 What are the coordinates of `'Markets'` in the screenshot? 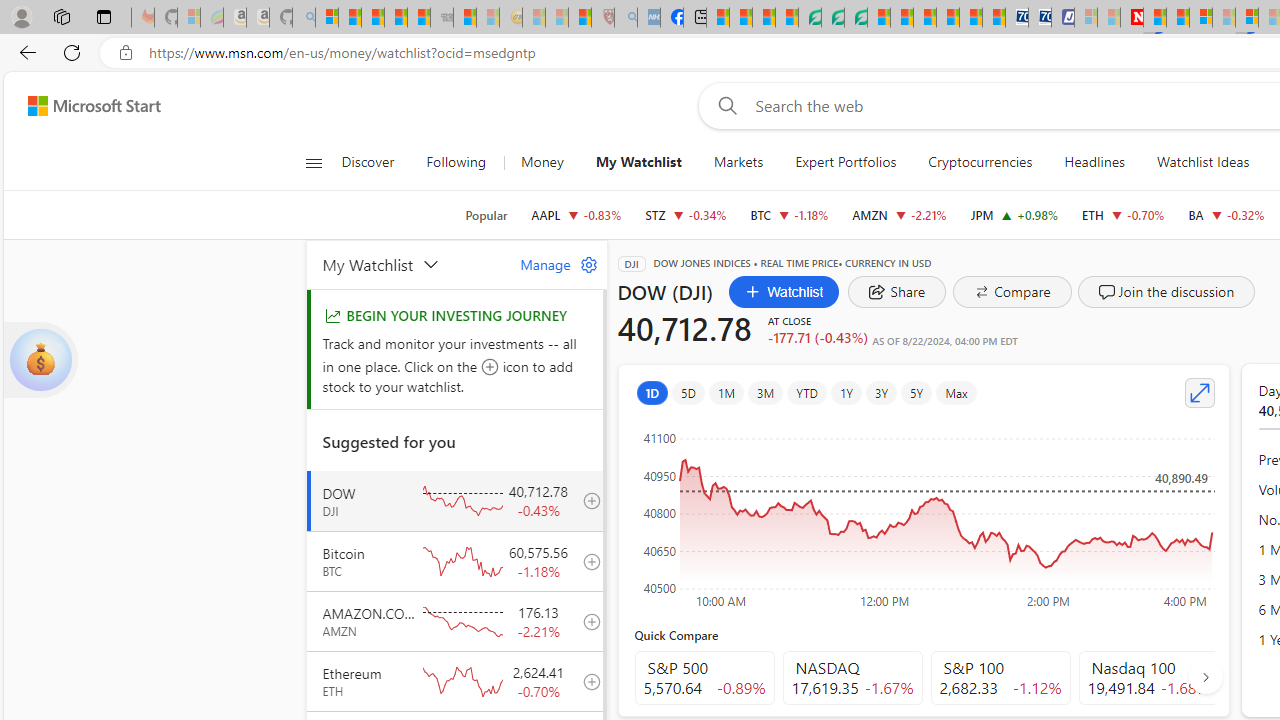 It's located at (737, 162).